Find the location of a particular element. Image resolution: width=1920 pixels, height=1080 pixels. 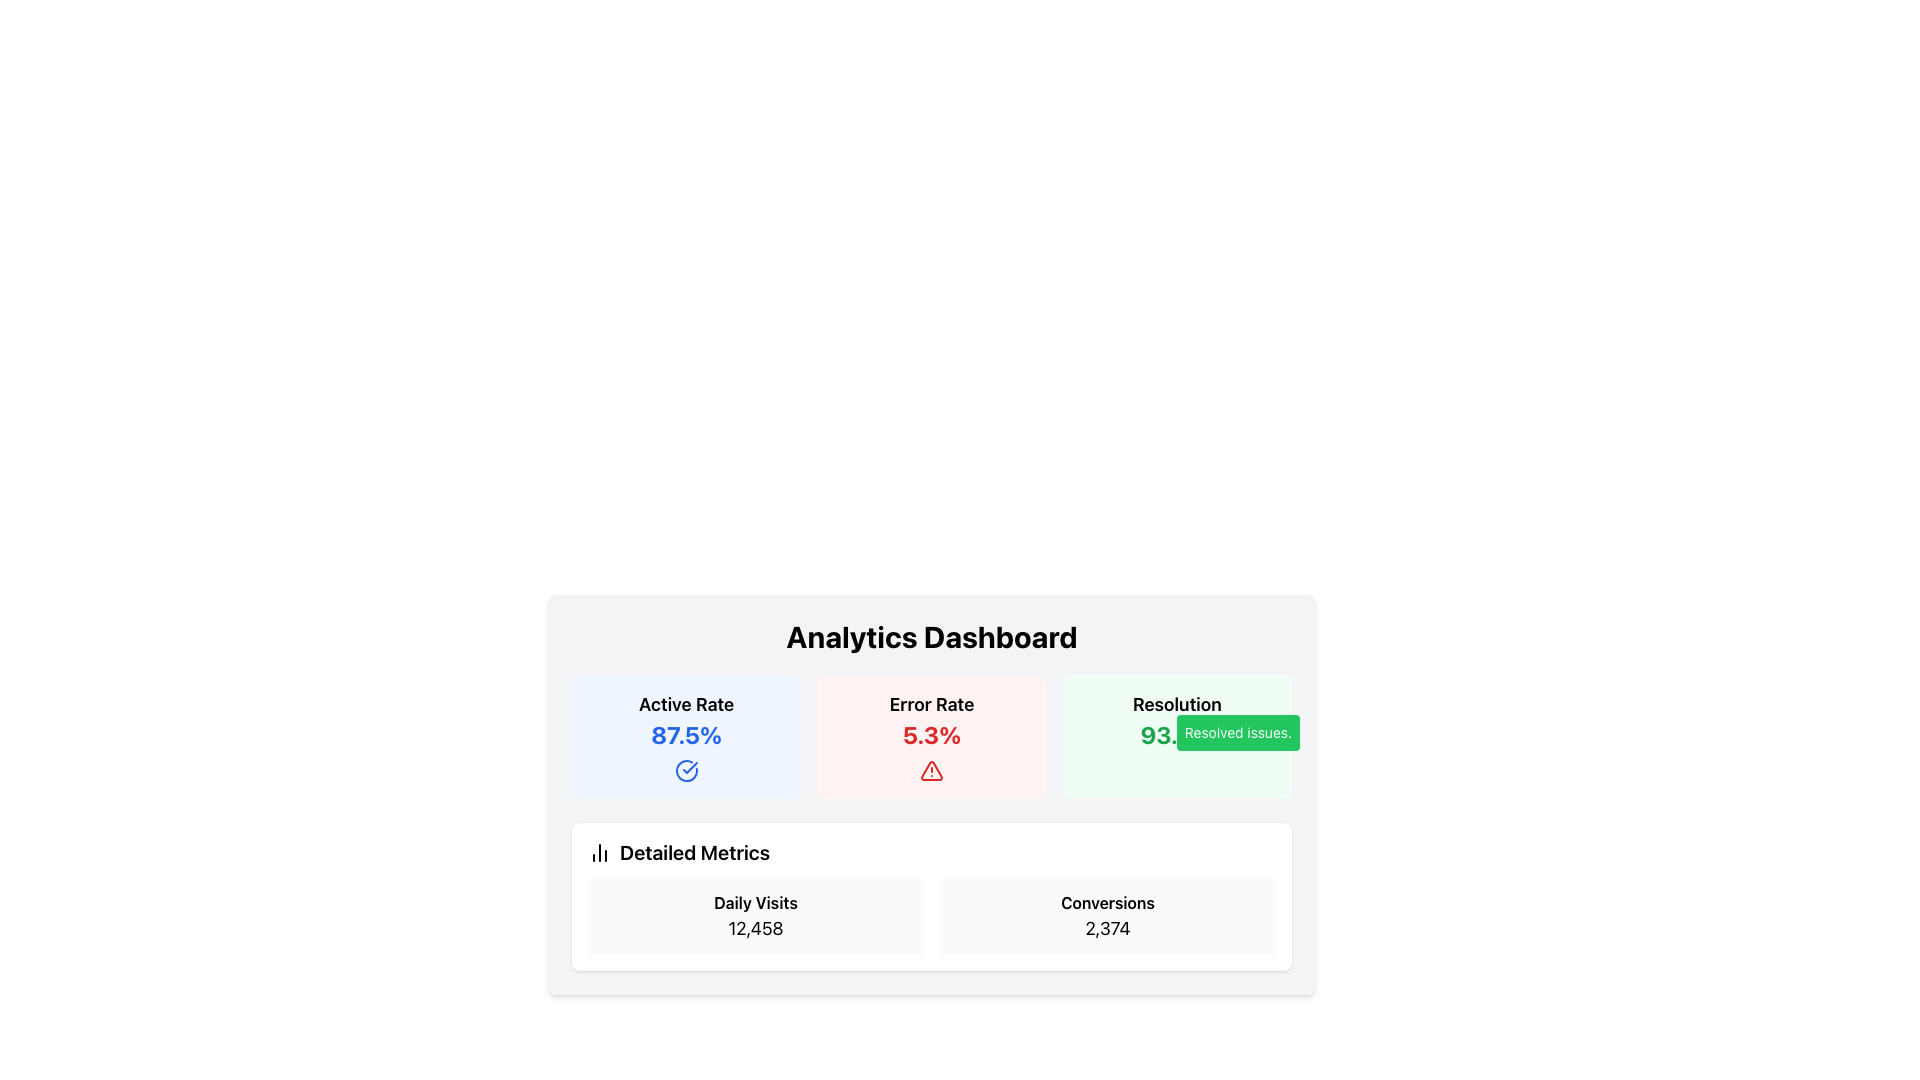

the 'Conversions' text label, which is styled in a bold font and positioned in the detailed metrics section of the analytics dashboard, located inside a light gray, rounded rectangle card is located at coordinates (1107, 902).